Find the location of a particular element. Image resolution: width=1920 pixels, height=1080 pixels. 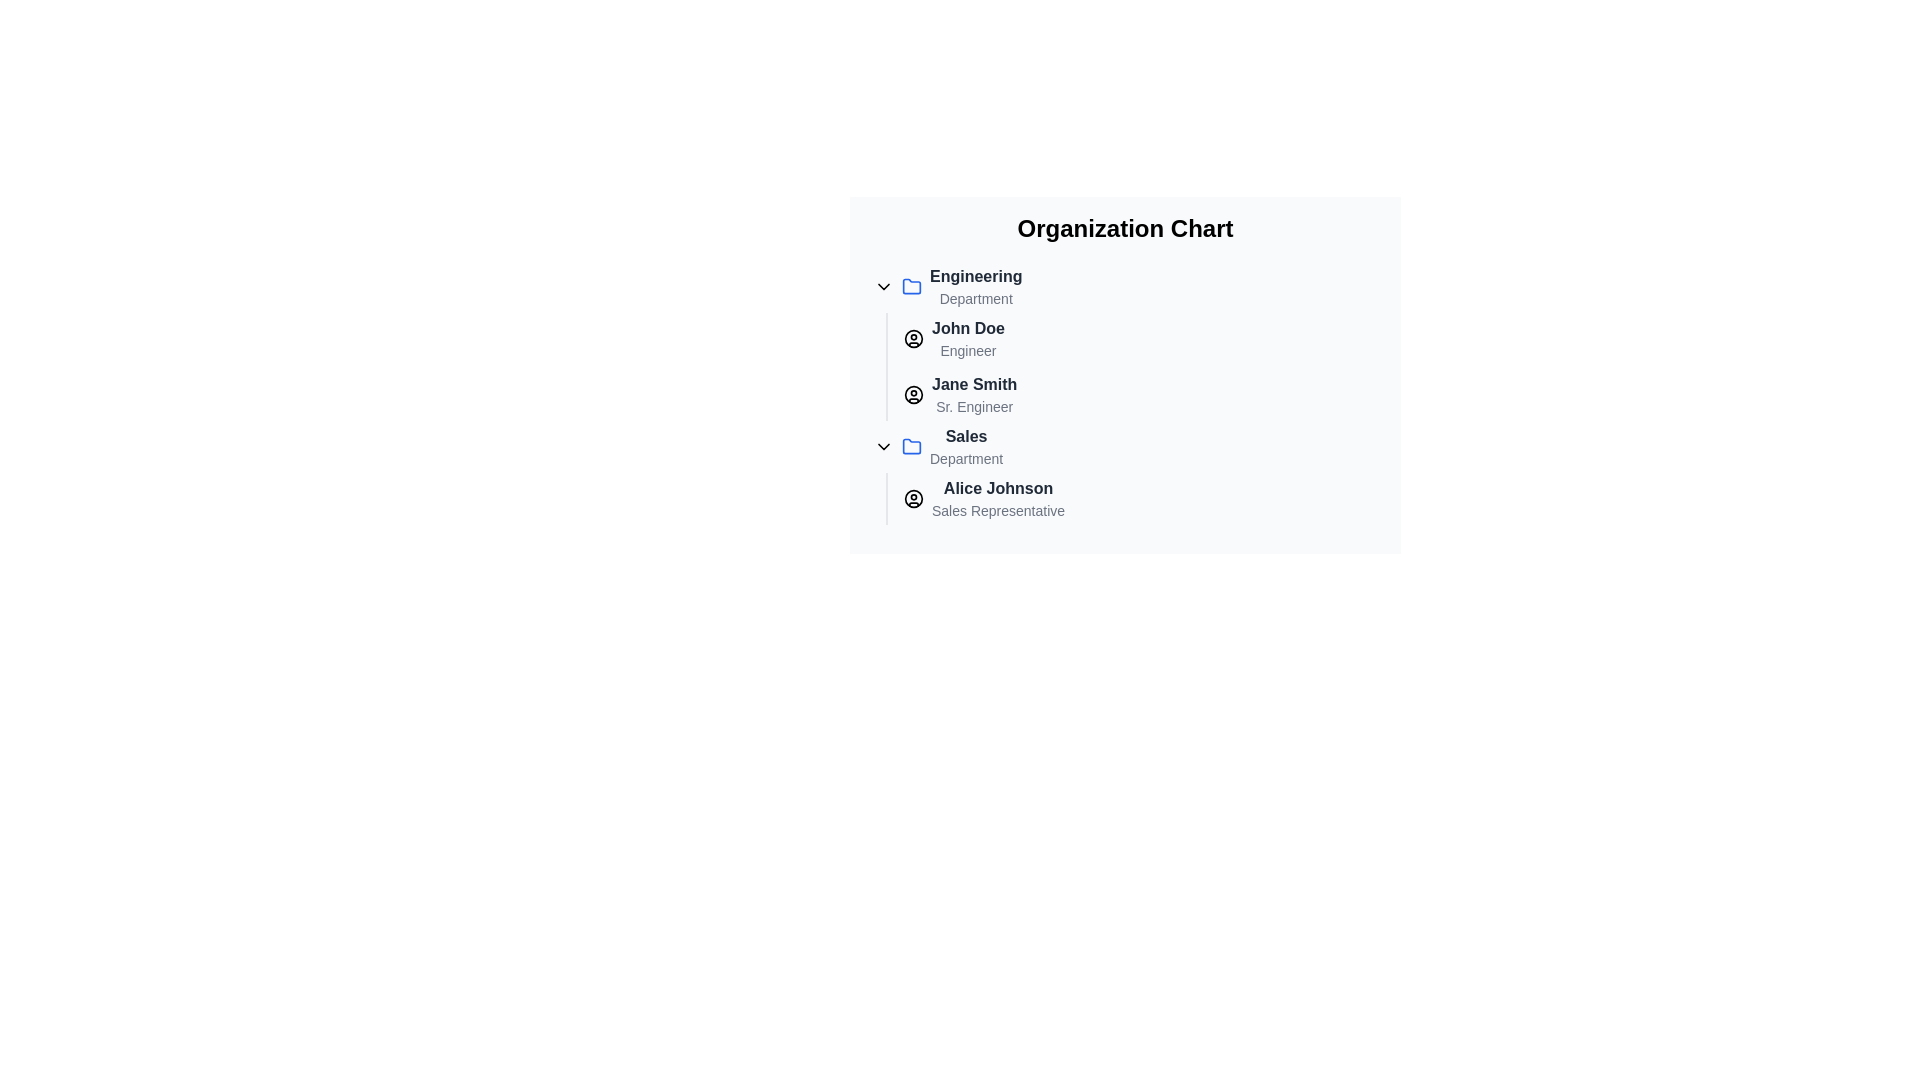

the text label displaying 'Department', which is a small-sized, gray font located directly below the 'Engineering' label in the organizational chart is located at coordinates (976, 299).